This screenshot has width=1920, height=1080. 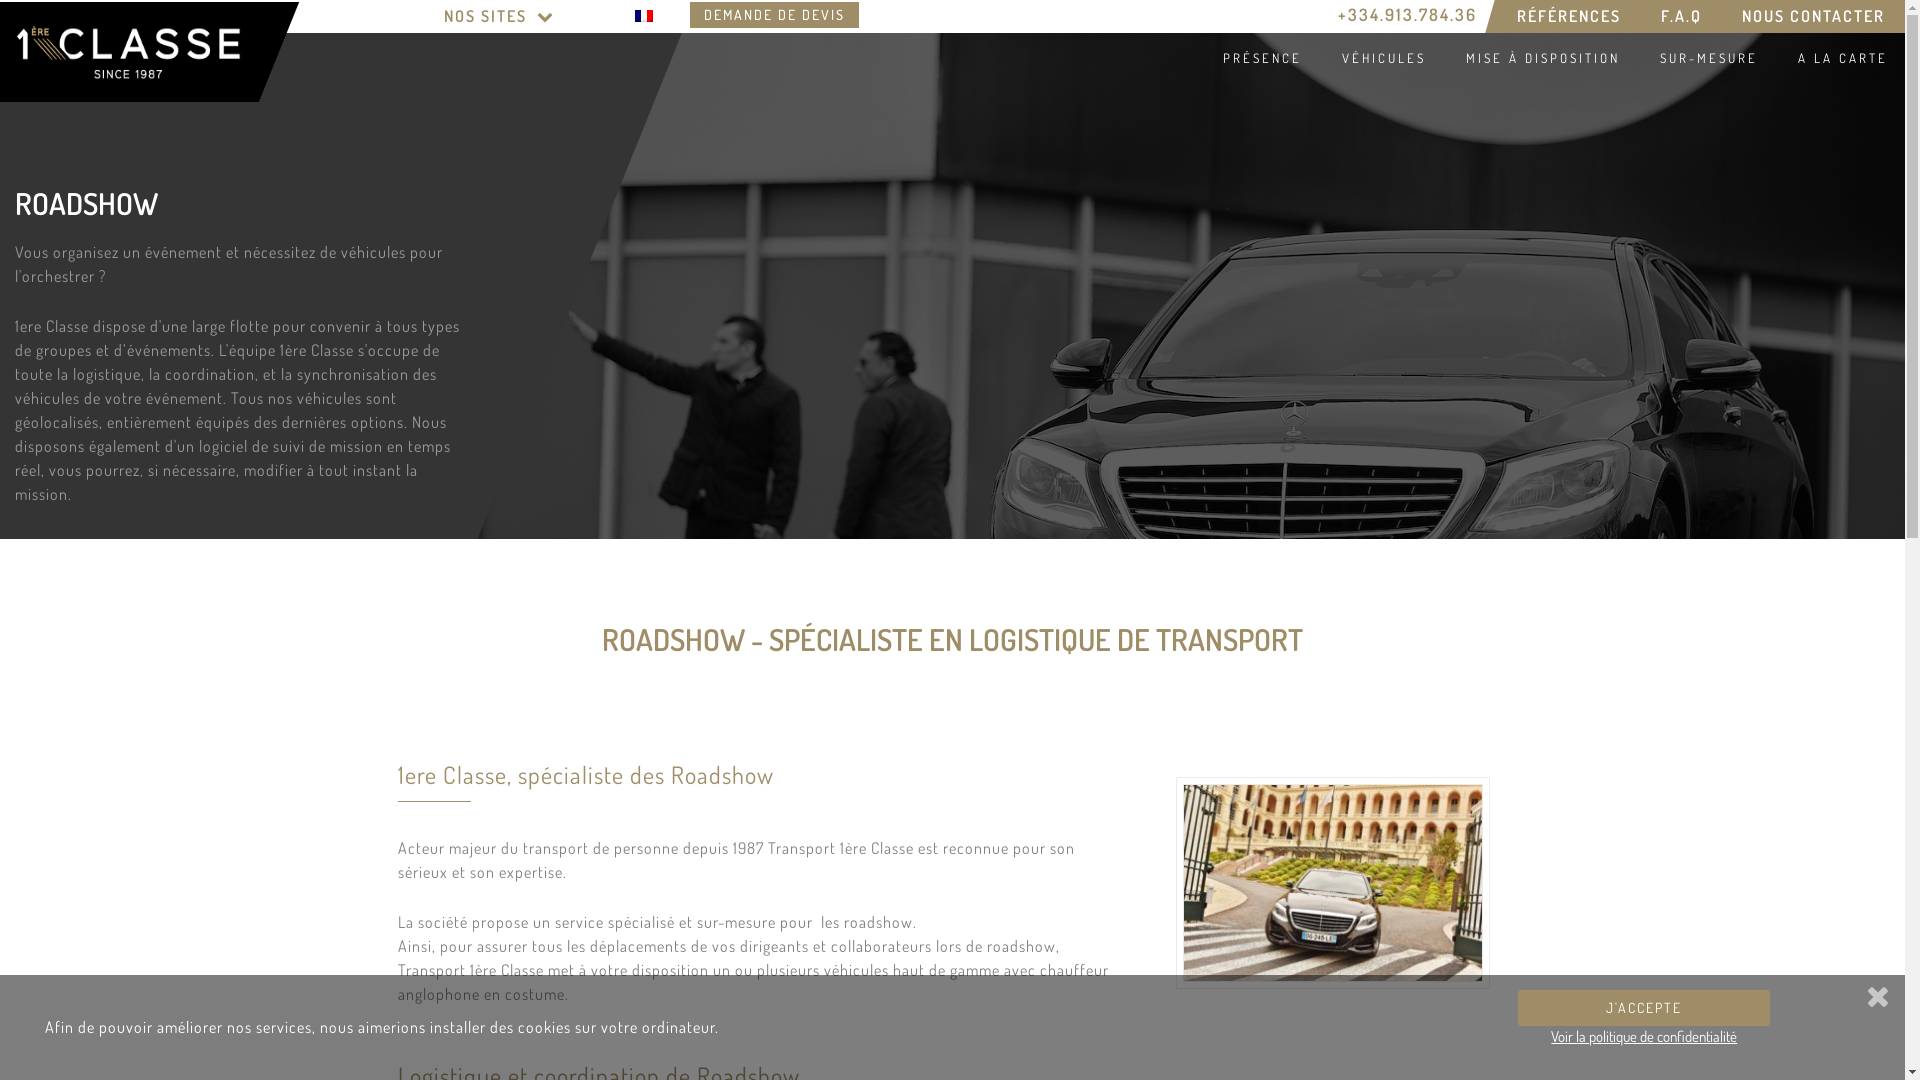 I want to click on 'A LA CARTE', so click(x=1839, y=56).